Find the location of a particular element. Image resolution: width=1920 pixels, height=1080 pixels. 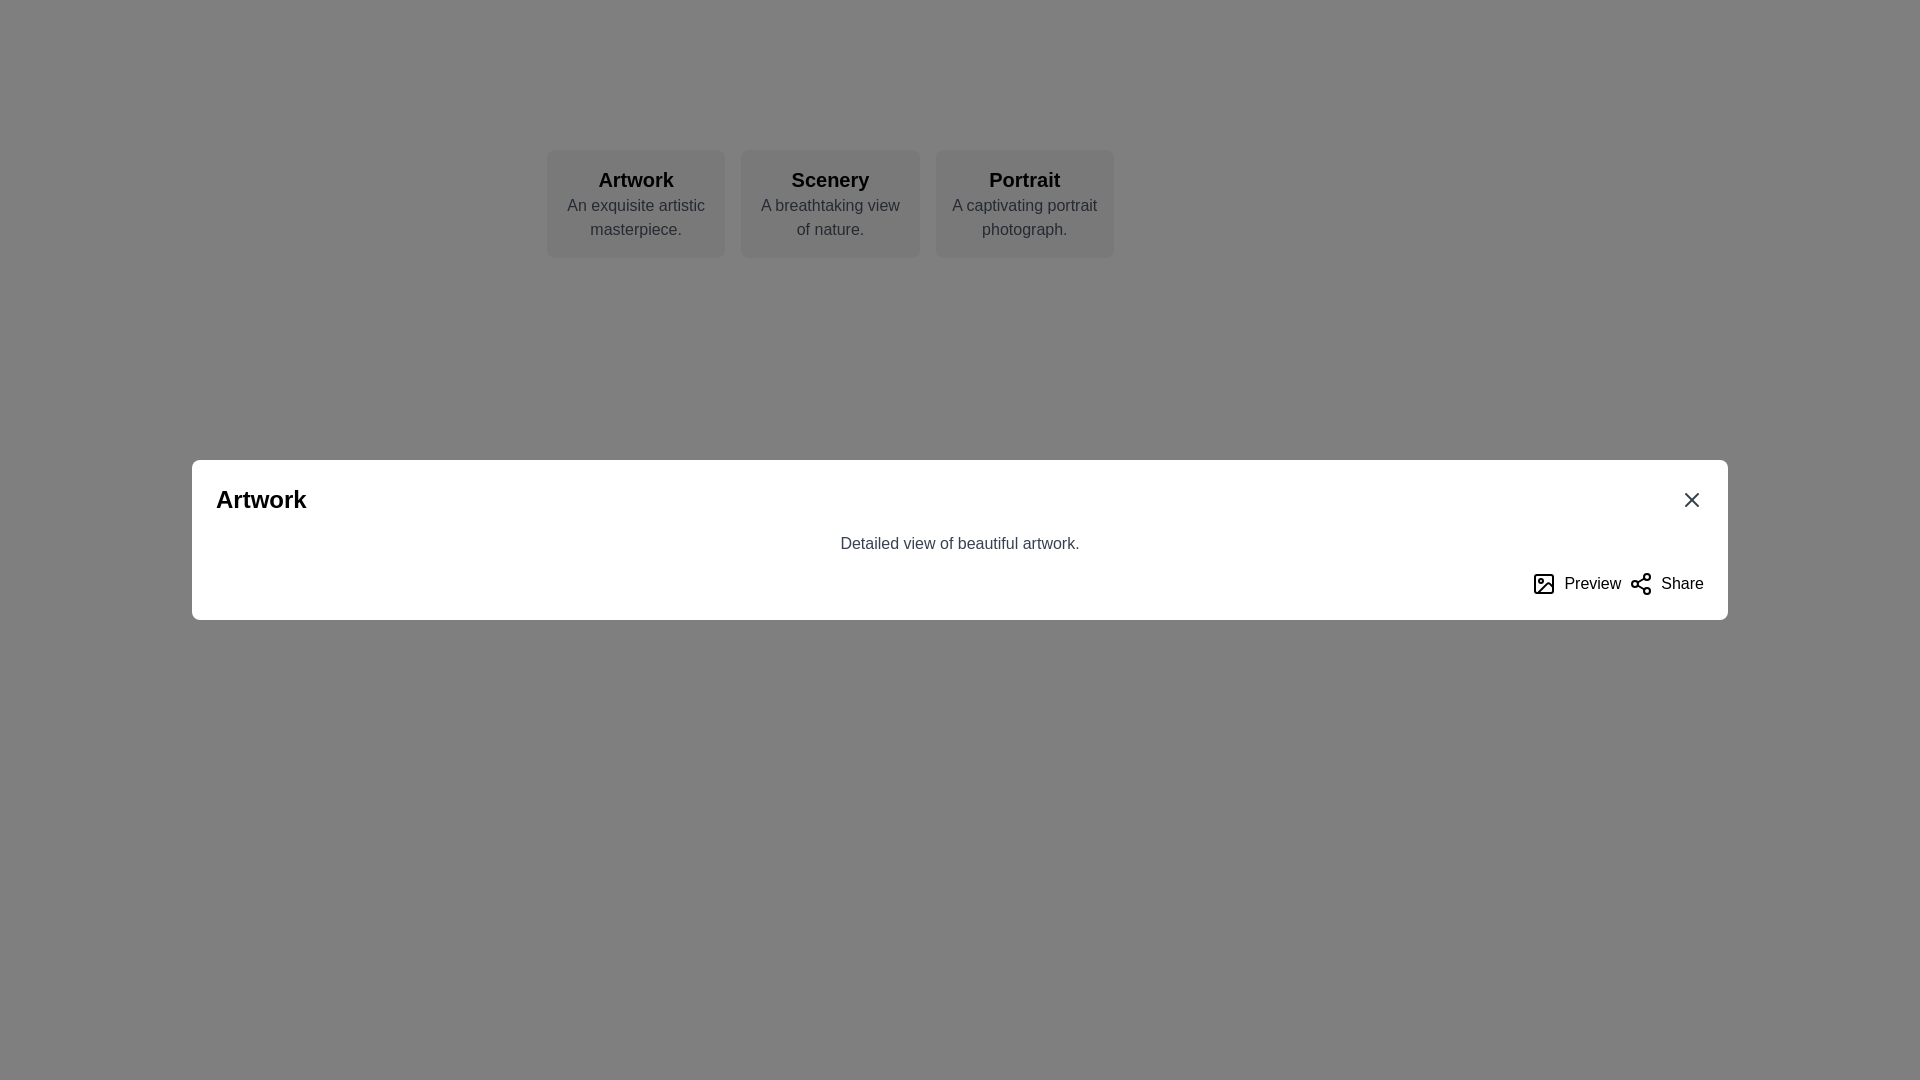

the 'Share' button, which is a horizontal button with a white background and an icon of interconnected nodes, located towards the bottom-right corner of the interface is located at coordinates (1666, 583).